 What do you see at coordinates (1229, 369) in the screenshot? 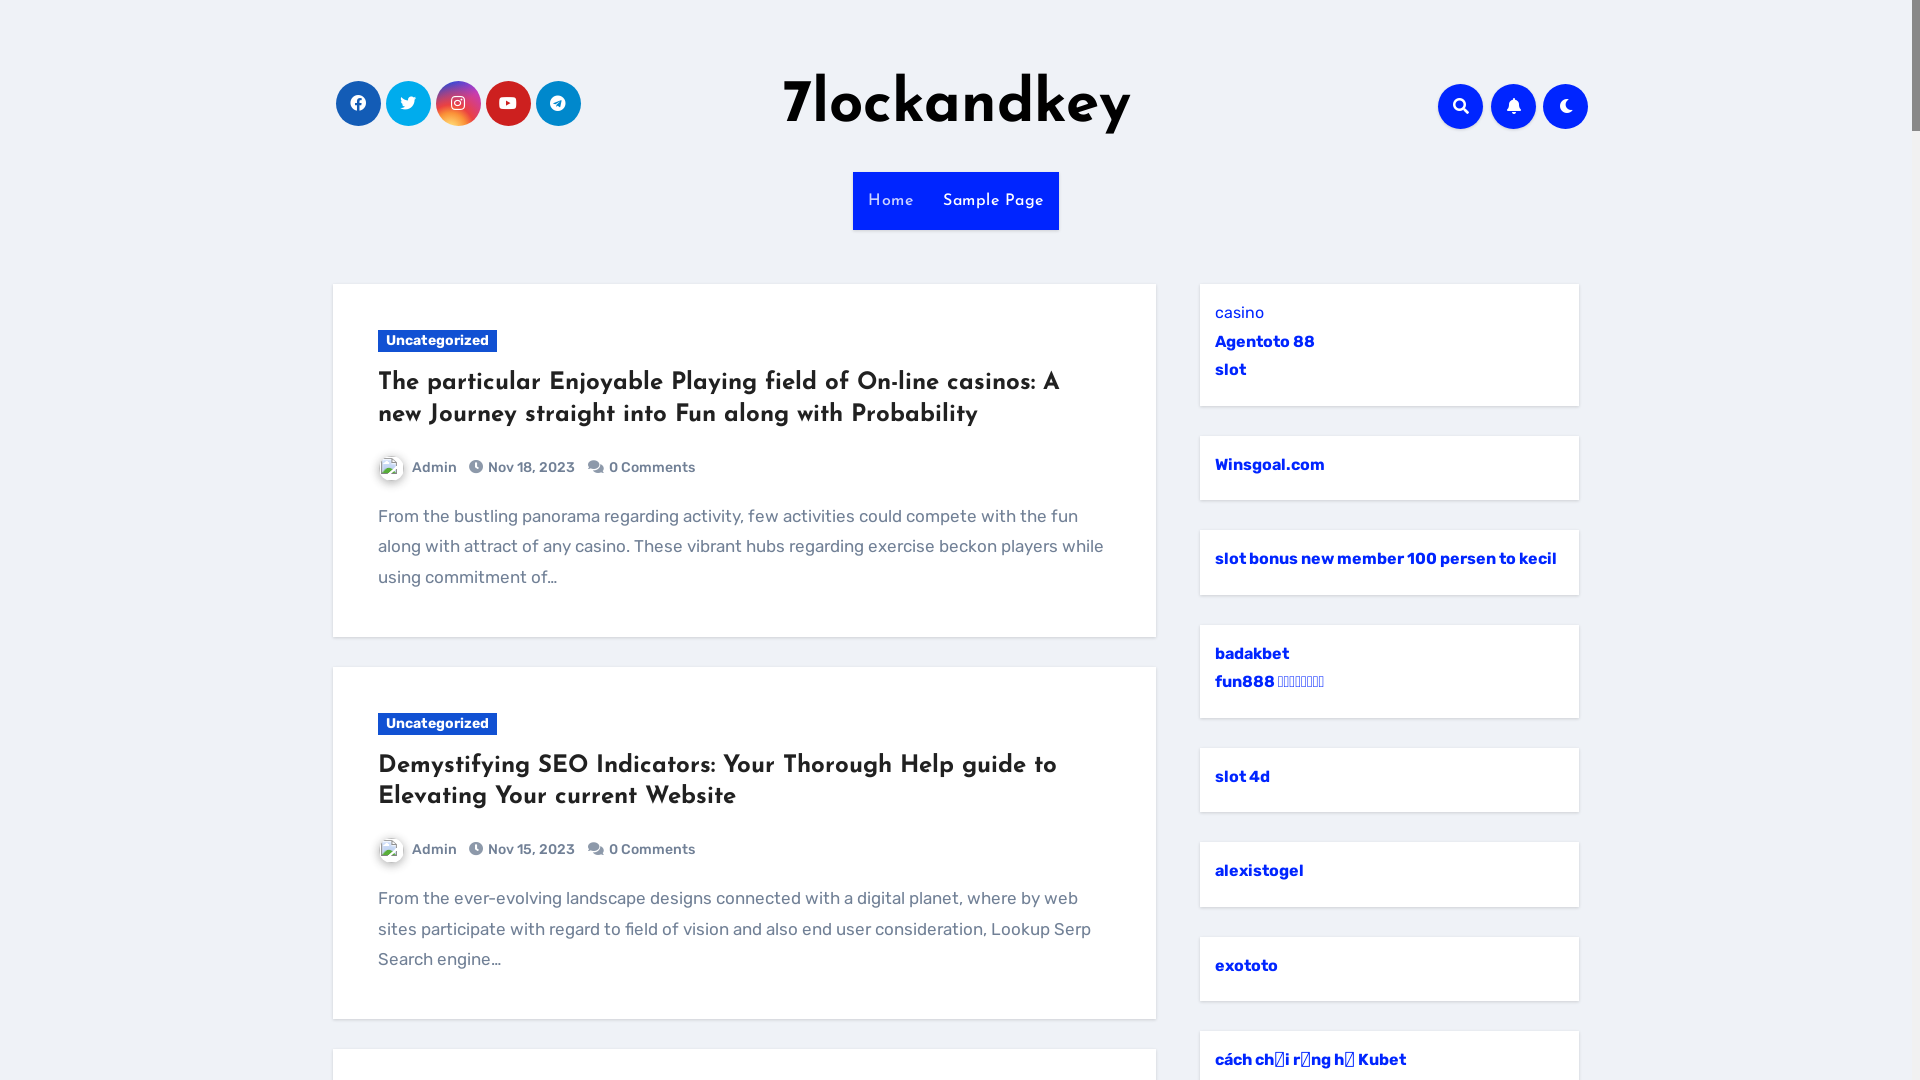
I see `'slot'` at bounding box center [1229, 369].